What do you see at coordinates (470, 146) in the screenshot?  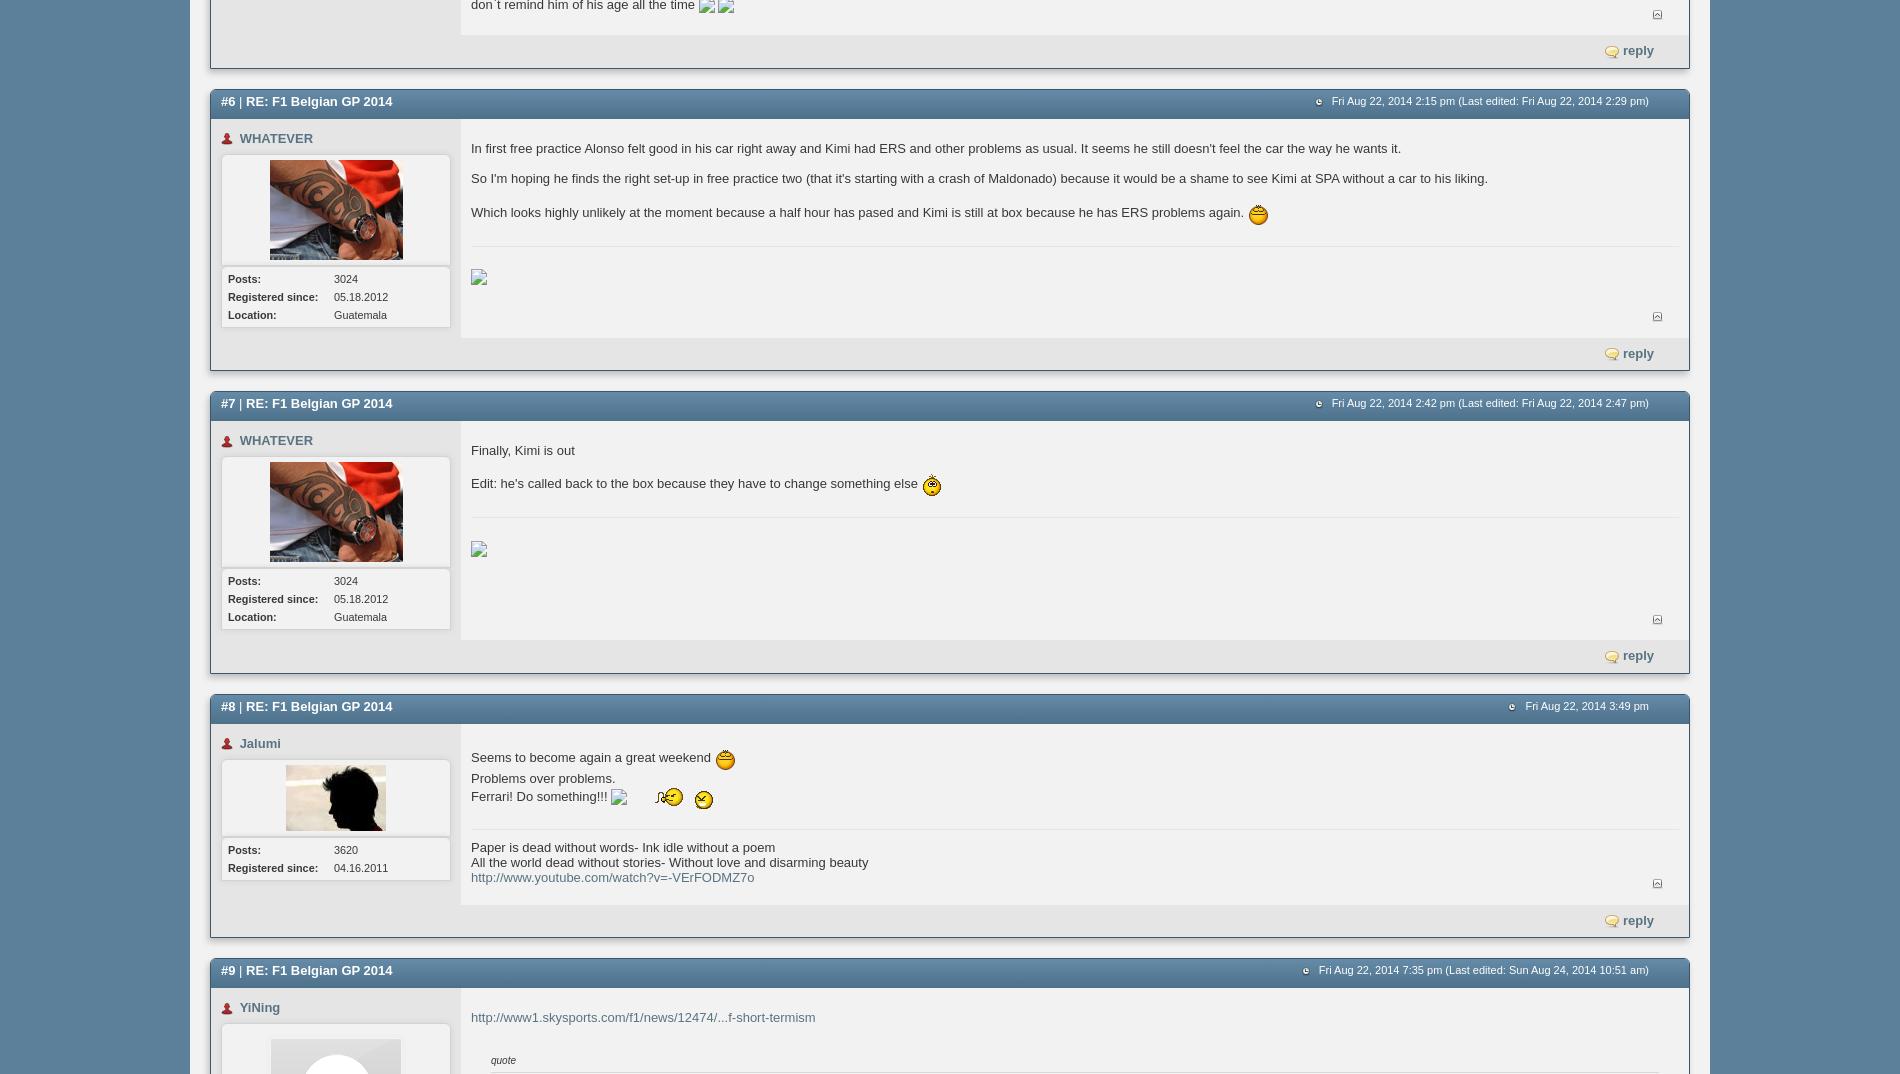 I see `'In first free practice Alonso felt good in his car right away and Kimi had ERS and other problems as usual. It seems he still doesn't feel the car the way he wants it.'` at bounding box center [470, 146].